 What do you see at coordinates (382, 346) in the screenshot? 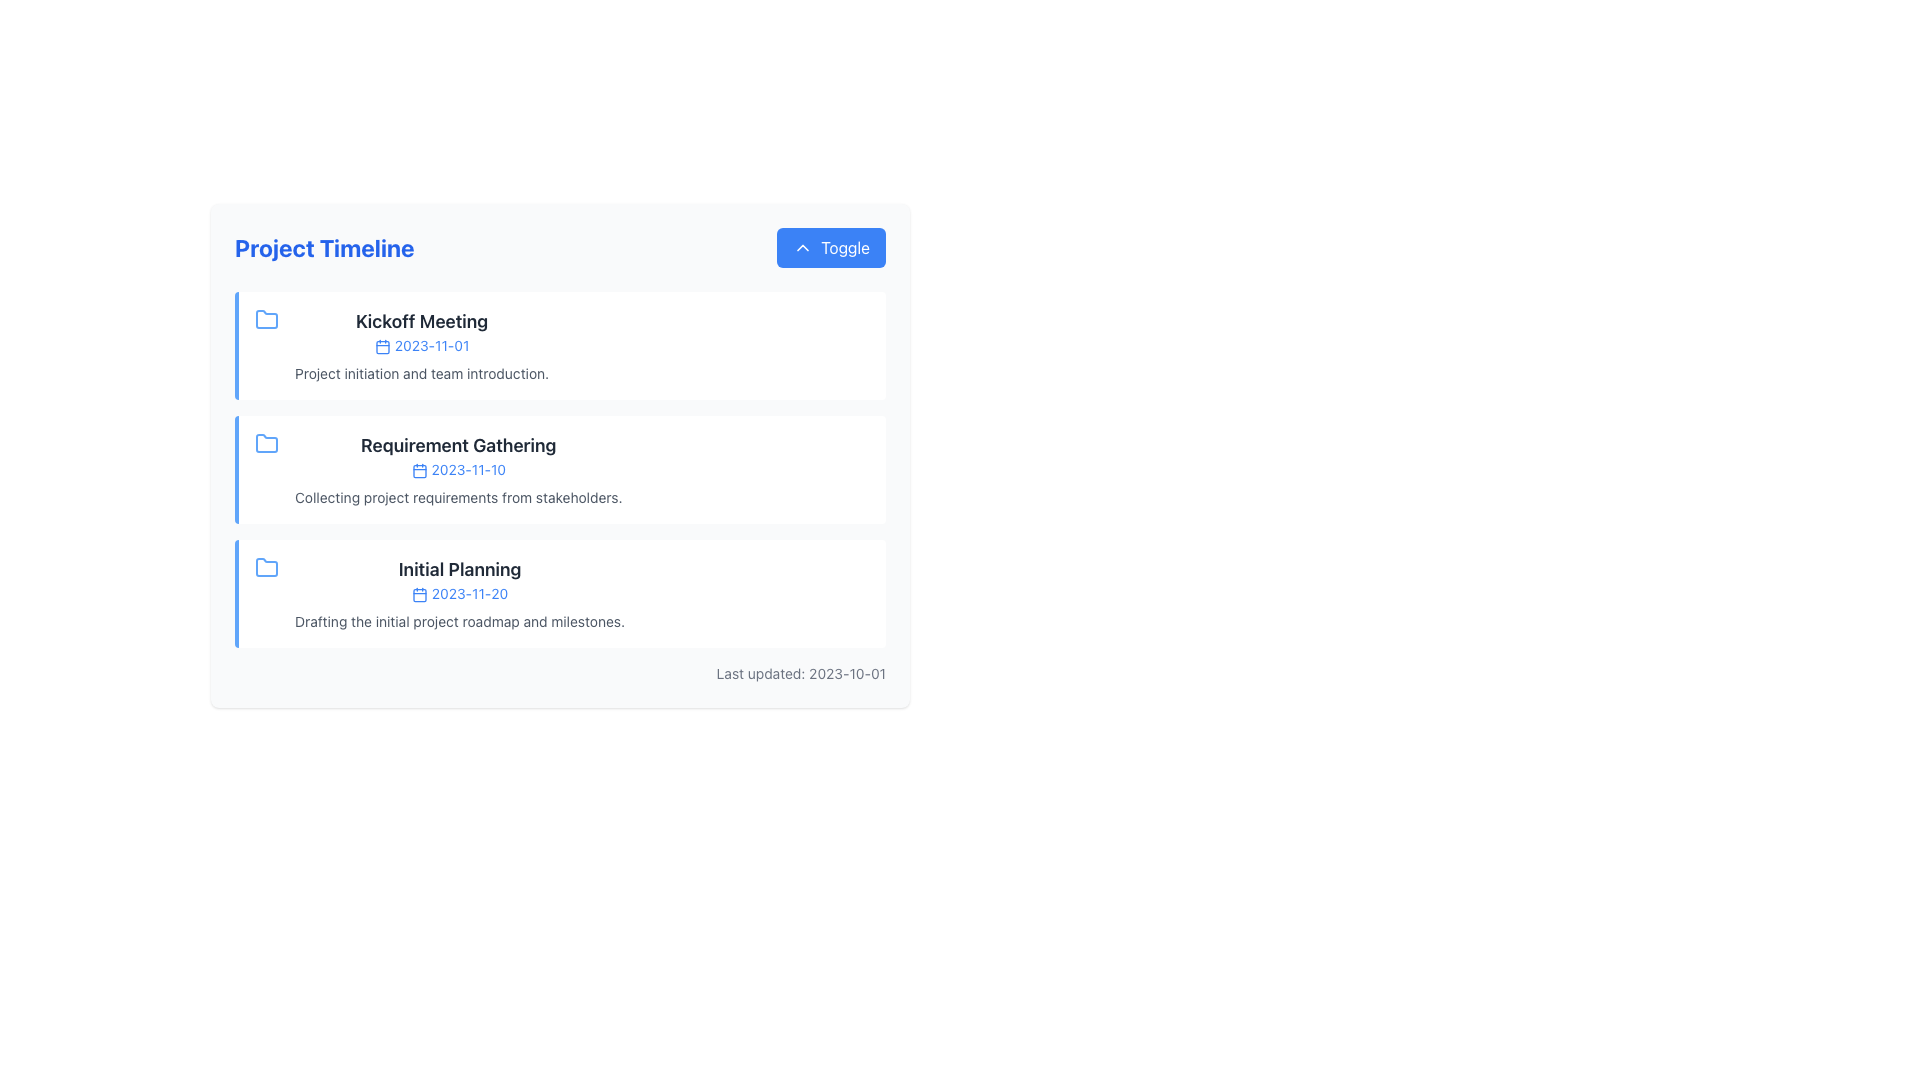
I see `the calendar SVG icon that indicates the date for the 'Kickoff Meeting' entry, located to the left of the '2023-11-01' text in the timeline interface` at bounding box center [382, 346].